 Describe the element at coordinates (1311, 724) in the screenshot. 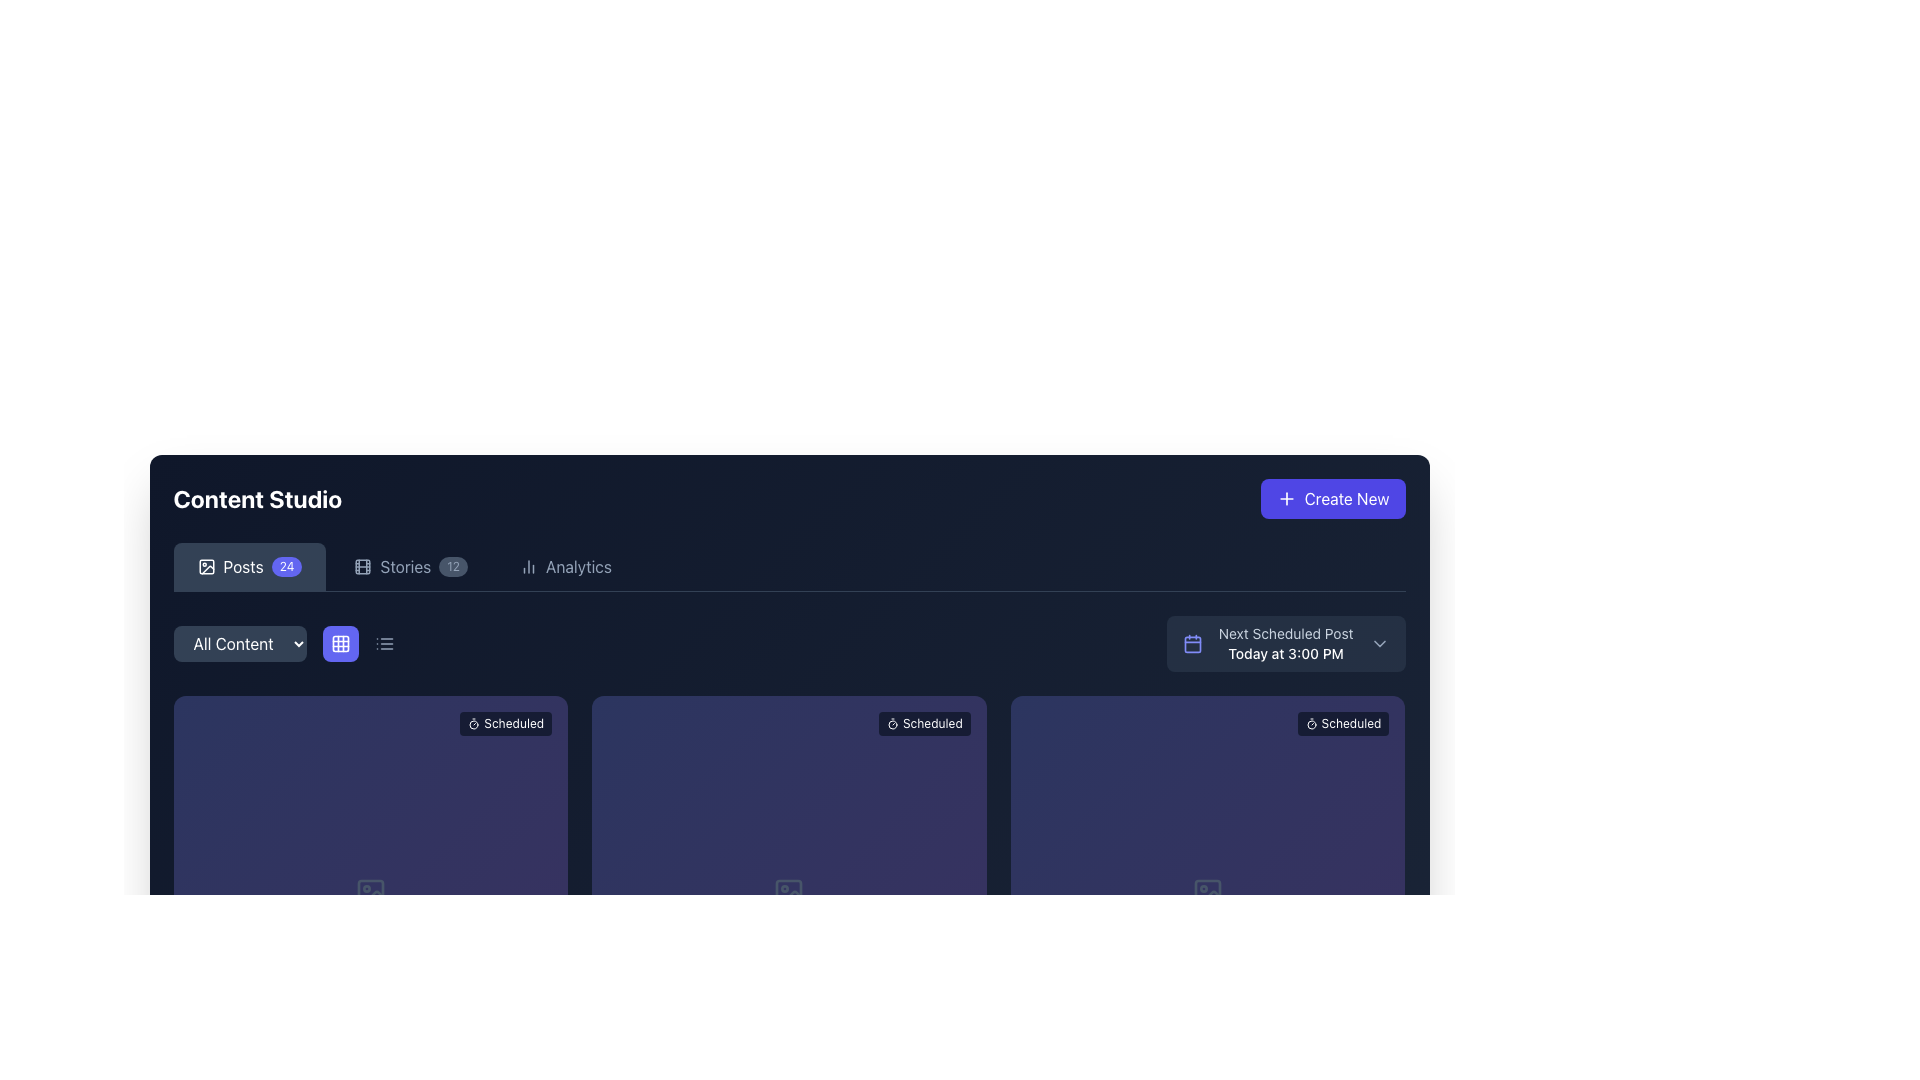

I see `the small circular timer icon styled as an SVG graphic located to the left of the 'Scheduled' text in the upper-right corner of the card layout` at that location.